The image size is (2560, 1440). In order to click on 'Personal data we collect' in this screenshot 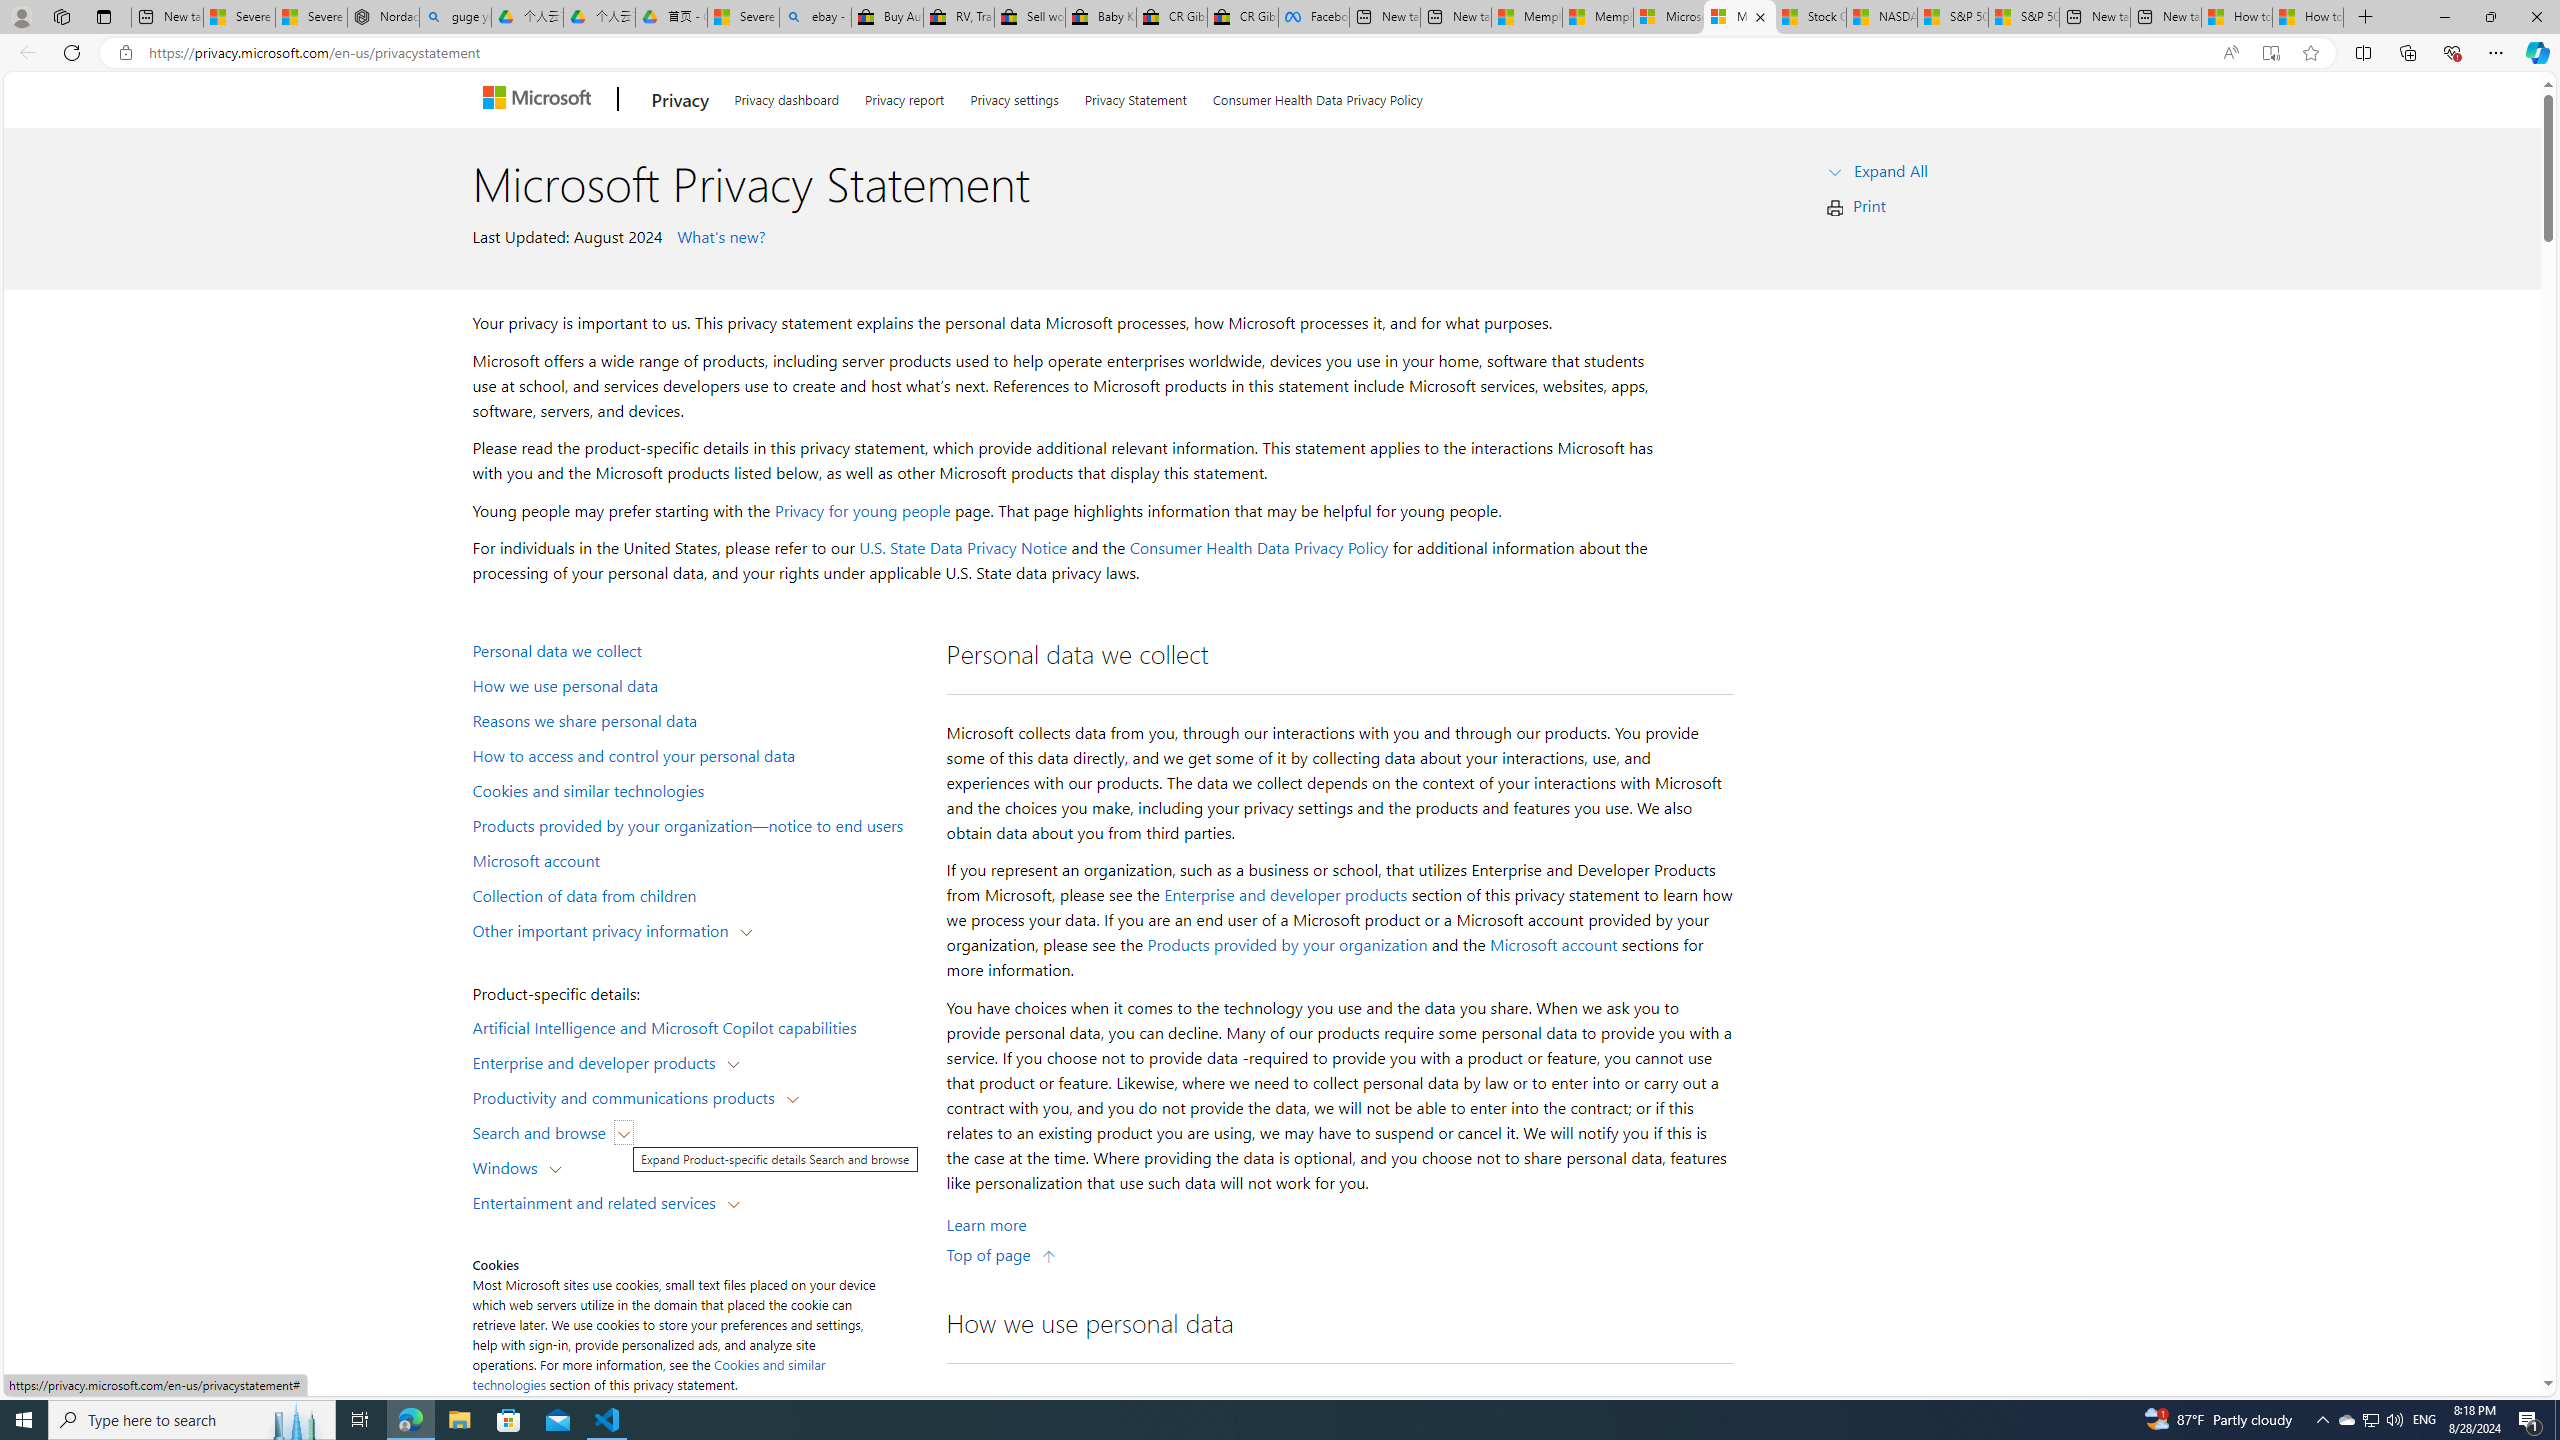, I will do `click(696, 648)`.